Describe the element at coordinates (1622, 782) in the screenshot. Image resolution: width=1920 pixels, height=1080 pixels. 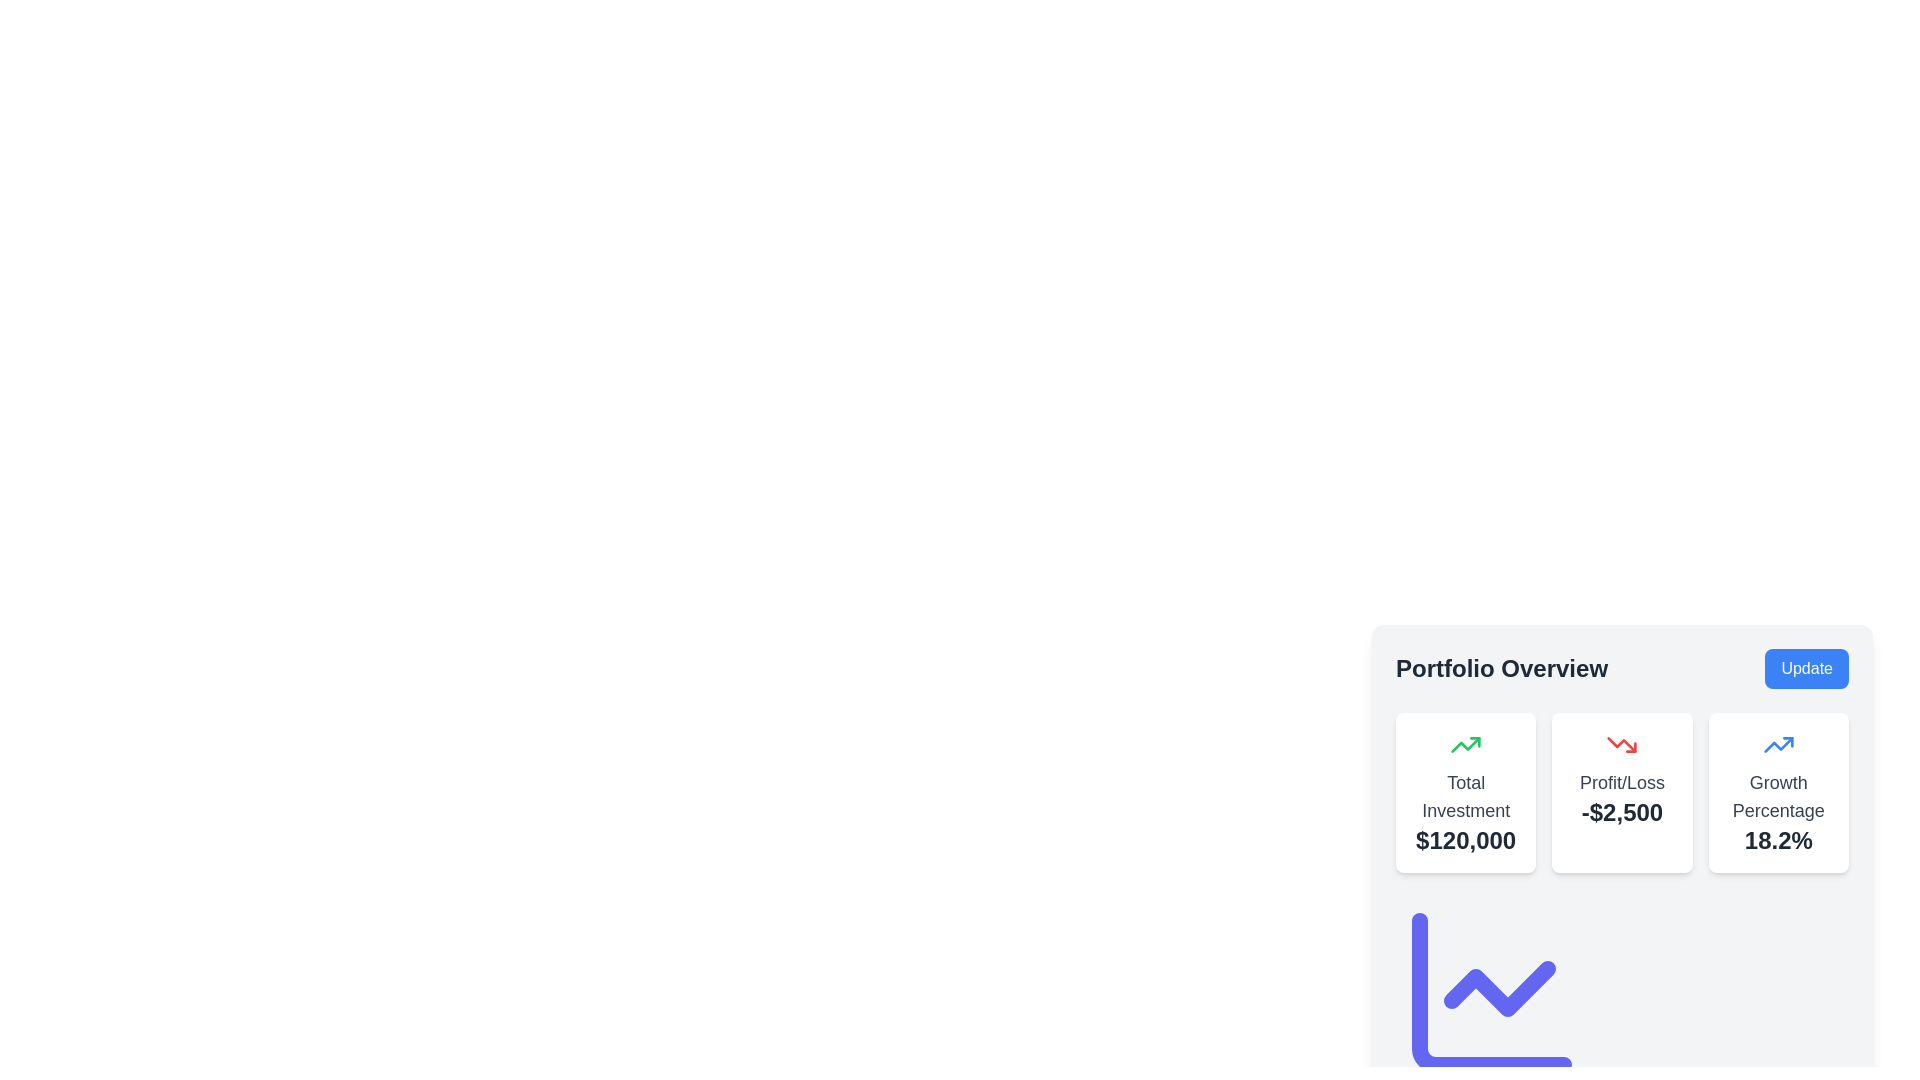
I see `the text label 'Profit/Loss' which is styled in gray and positioned above the numerical value '-$2,500'` at that location.